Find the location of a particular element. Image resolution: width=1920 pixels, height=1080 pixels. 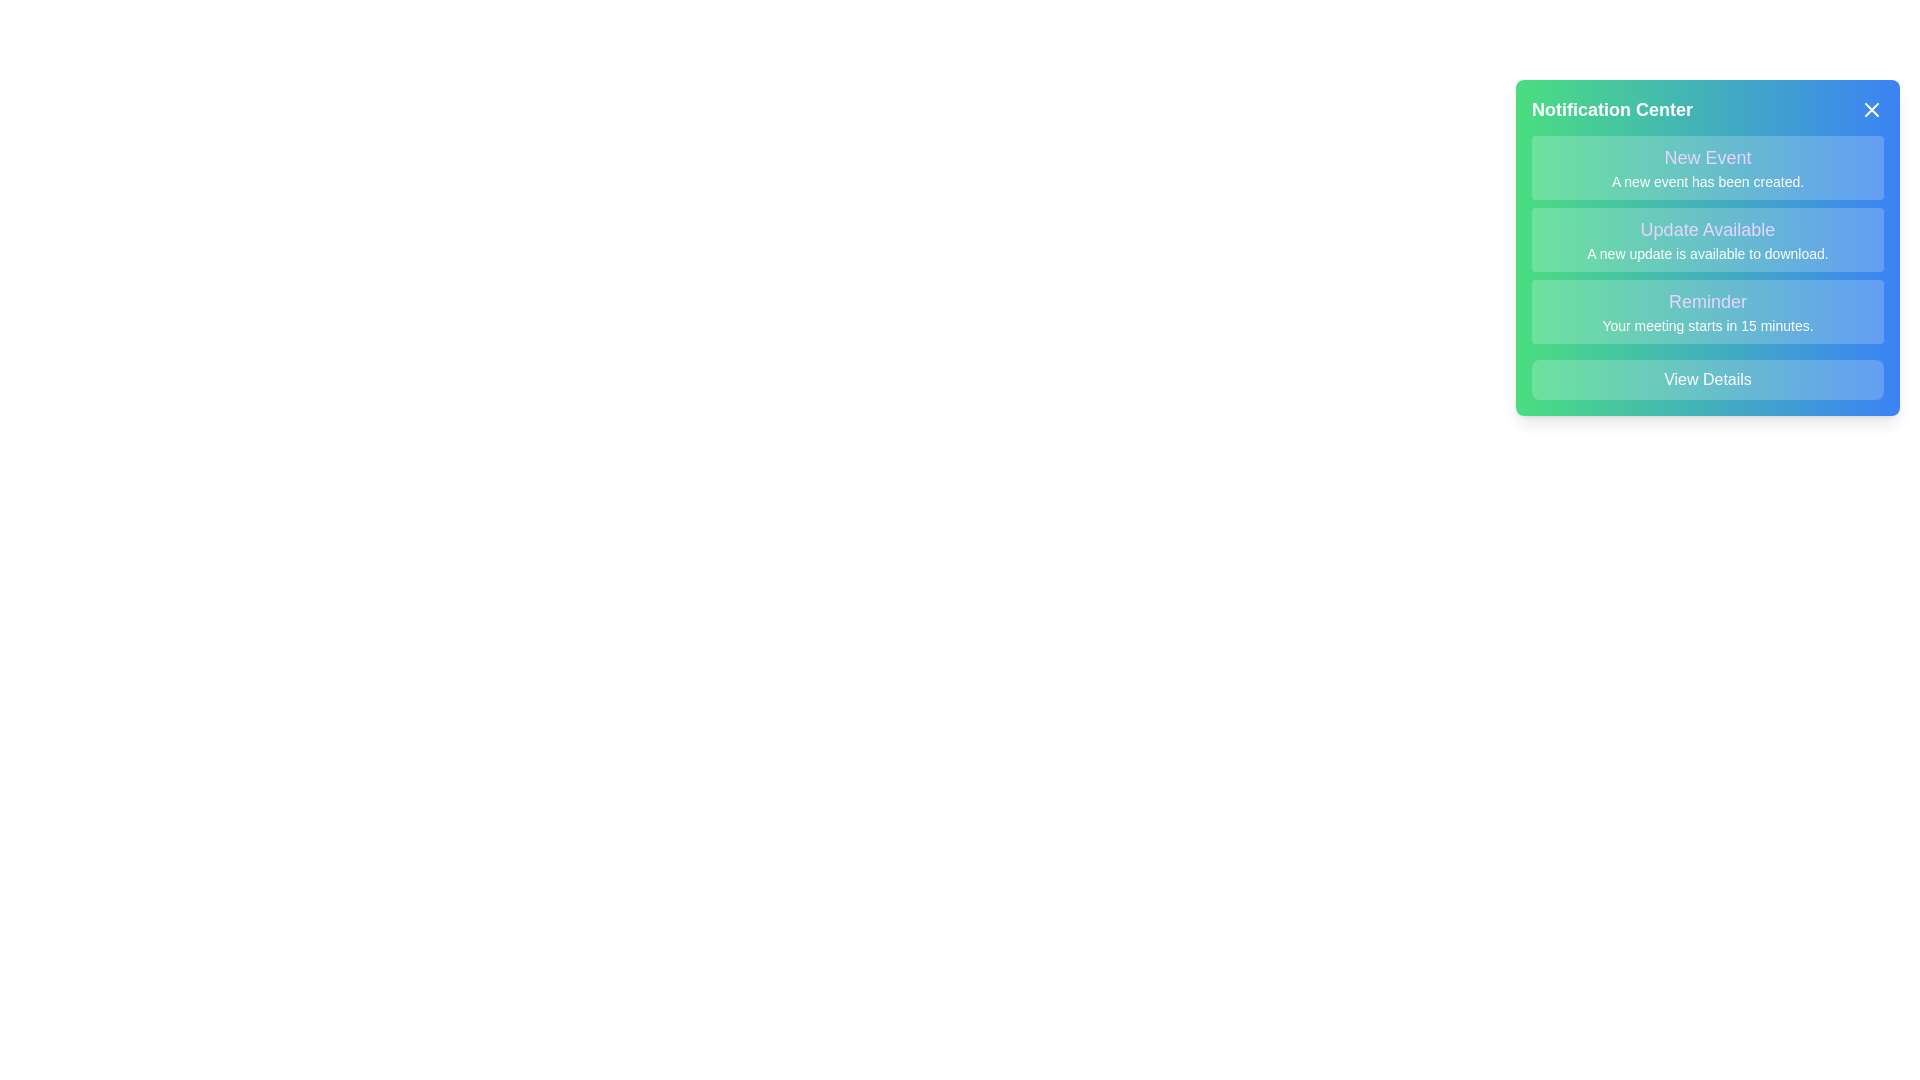

the 'View Details' button to expand the details is located at coordinates (1707, 380).